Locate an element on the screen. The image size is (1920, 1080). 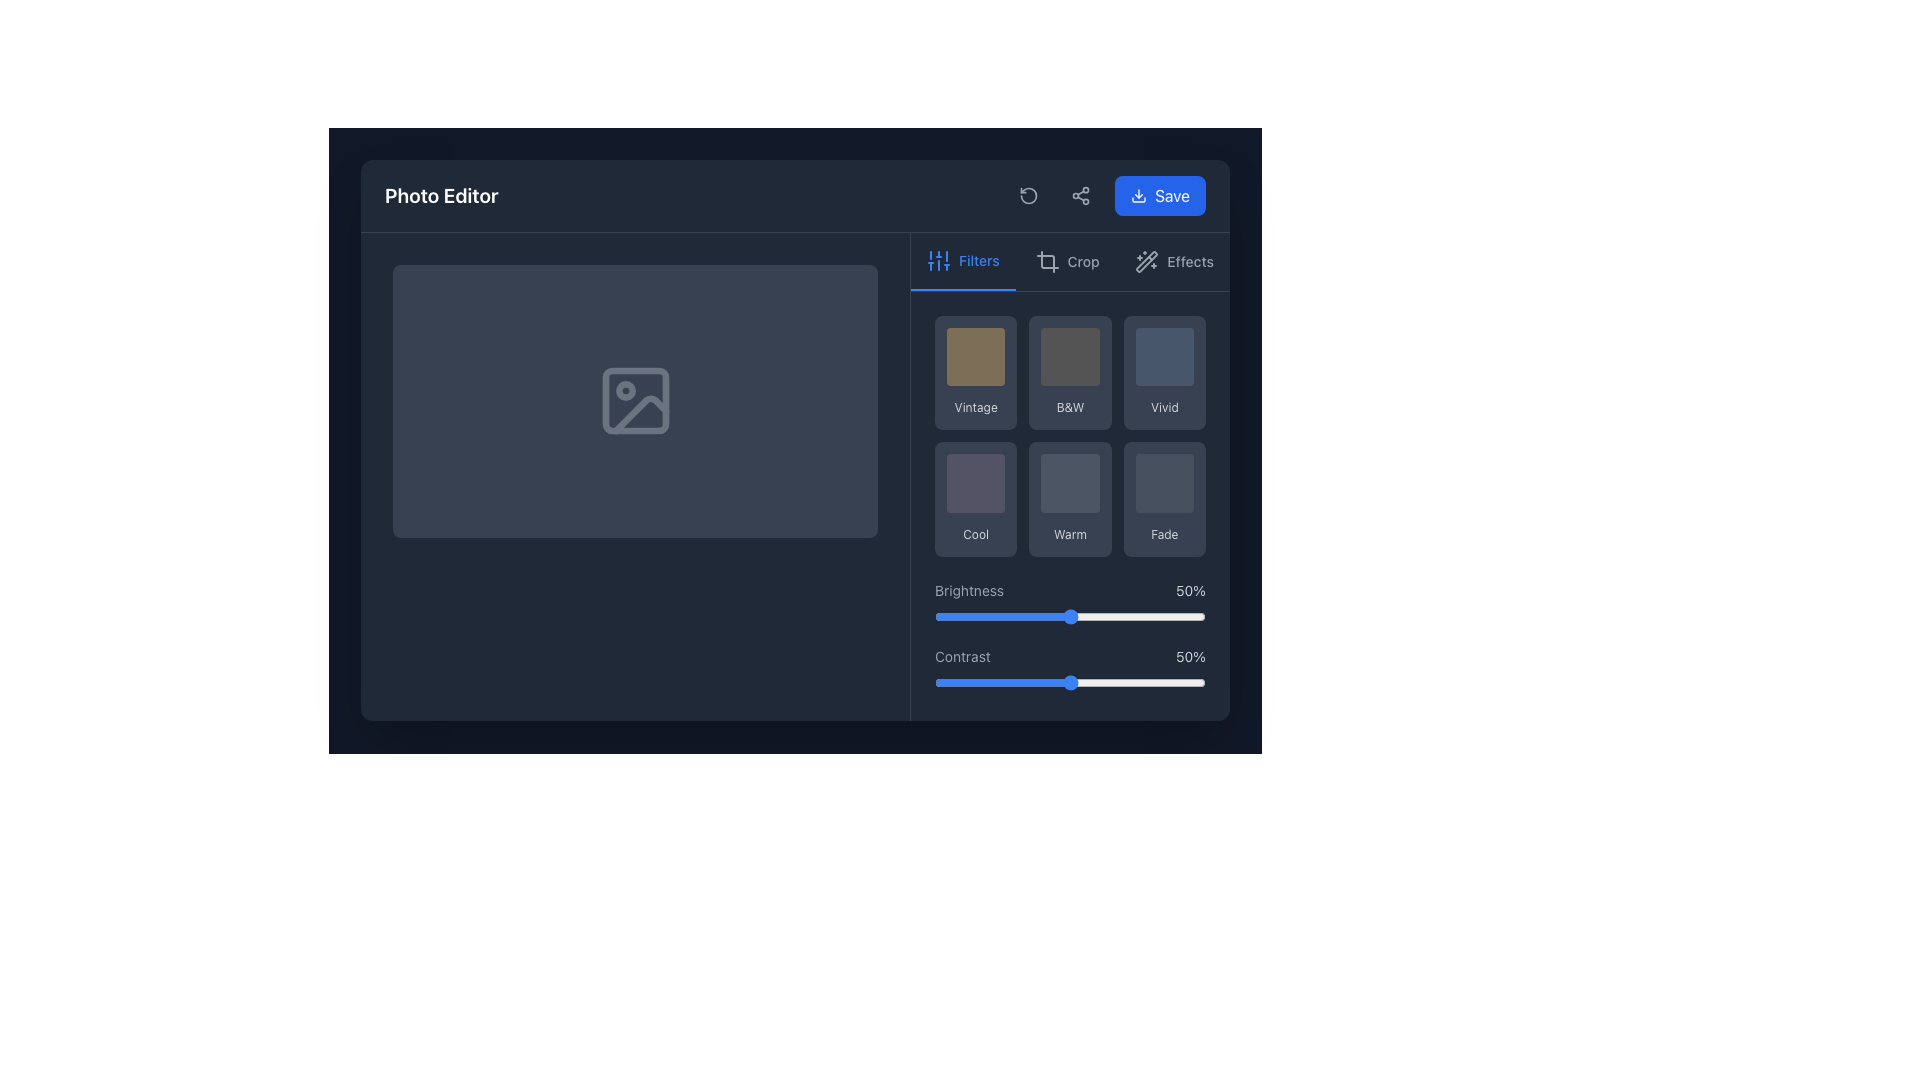
the gray square-shaped tile with rounded corners located in the 'Fade' option group to apply the filter is located at coordinates (1164, 483).